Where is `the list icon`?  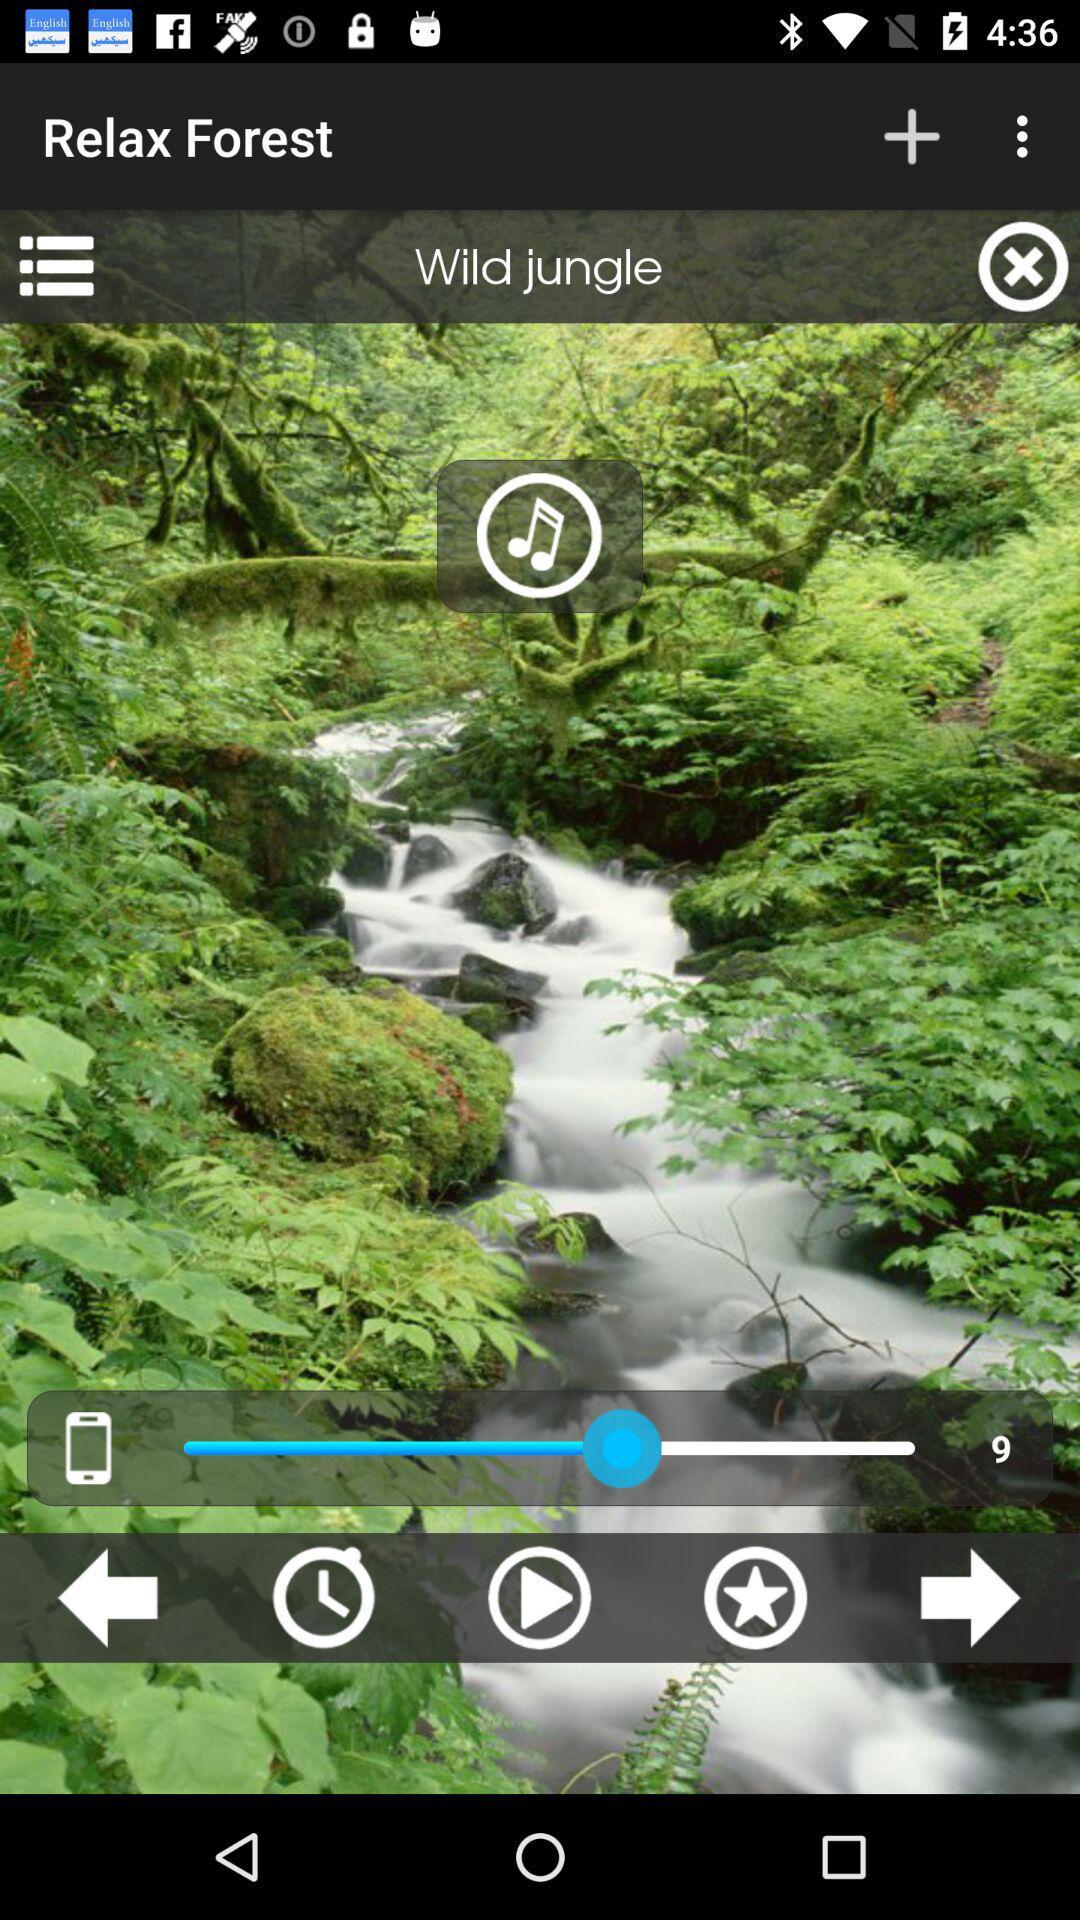 the list icon is located at coordinates (55, 265).